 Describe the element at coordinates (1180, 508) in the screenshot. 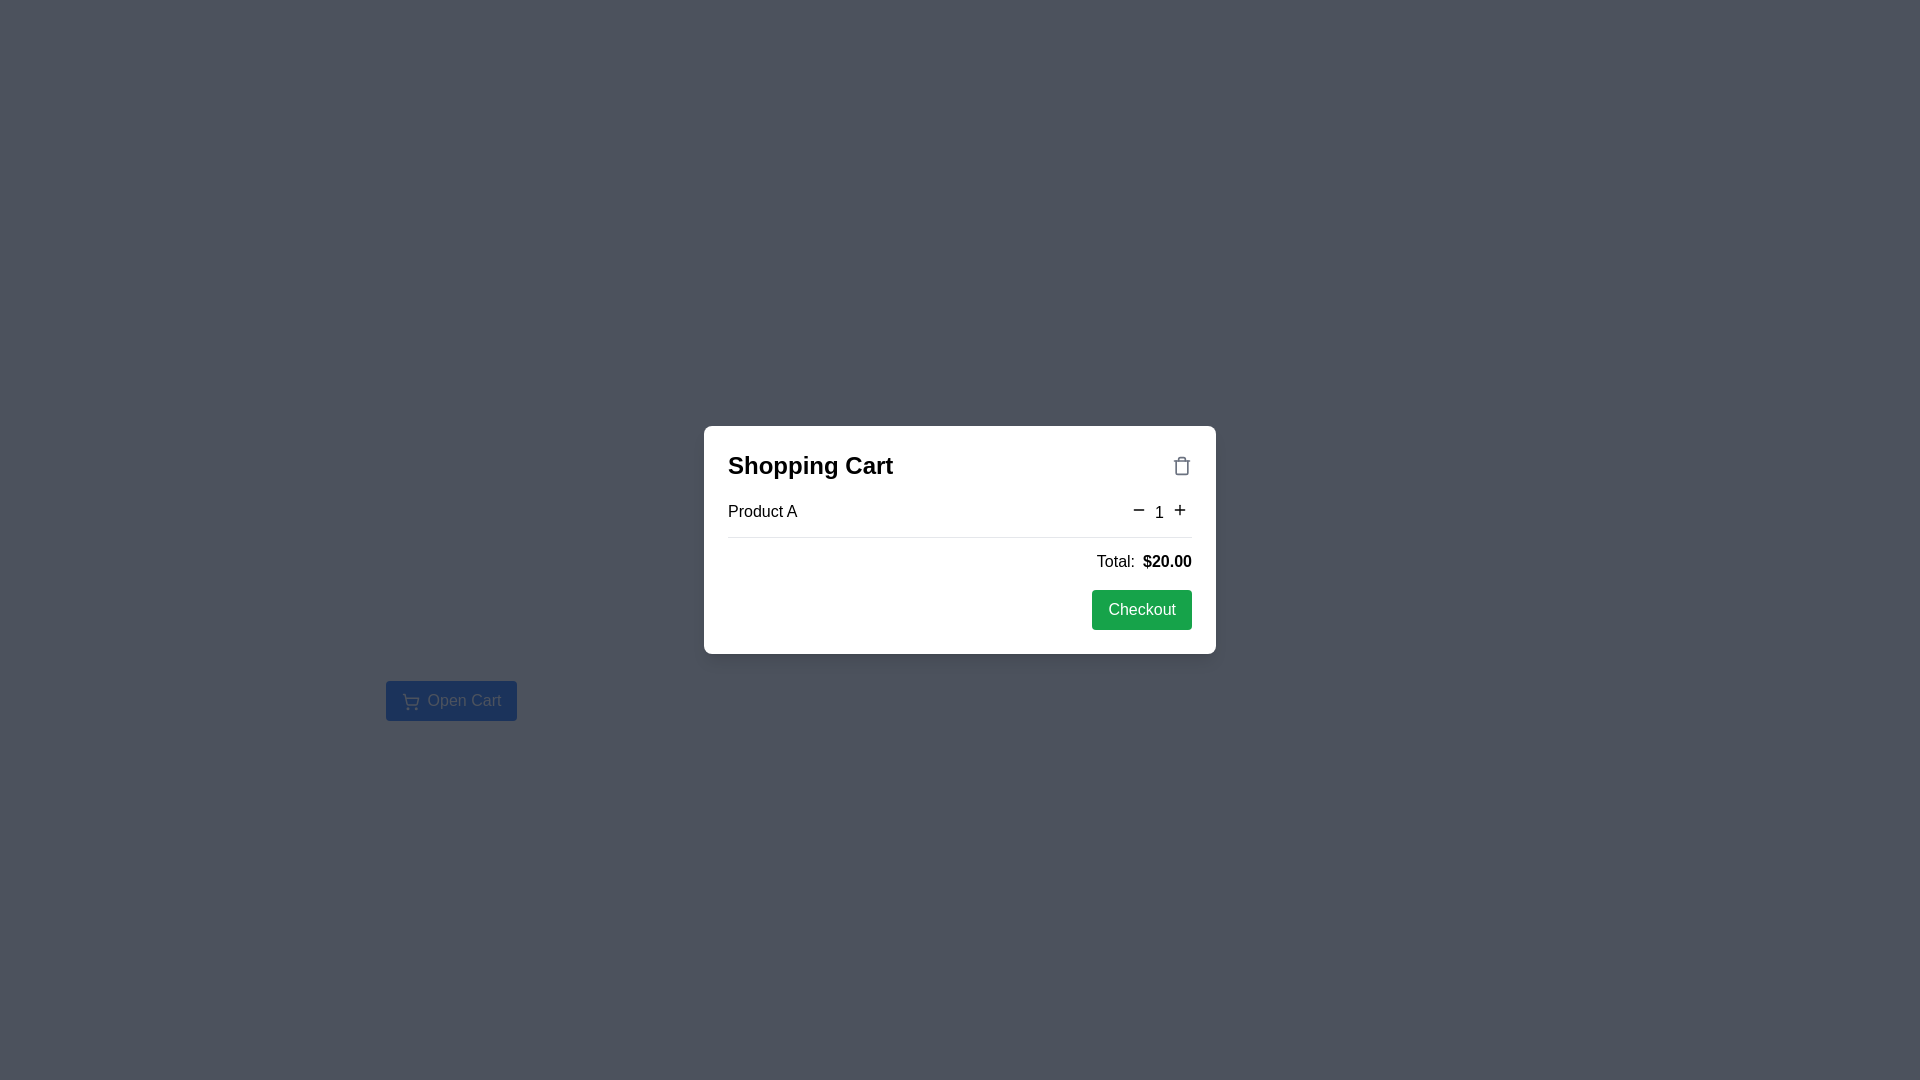

I see `the '+' SVG icon button located near the bottom-right area of the shopping cart modal window to increase the quantity of 'Product A'` at that location.